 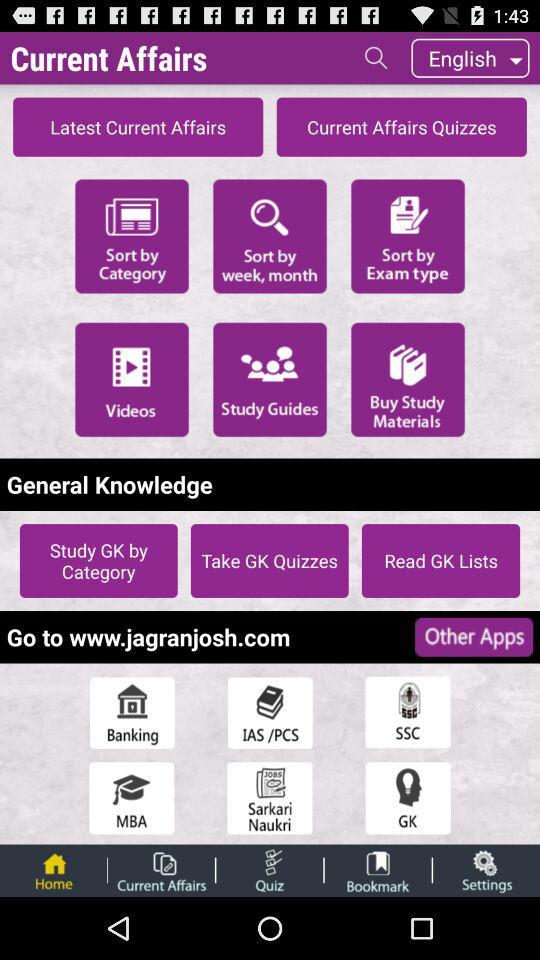 What do you see at coordinates (131, 235) in the screenshot?
I see `filters the category` at bounding box center [131, 235].